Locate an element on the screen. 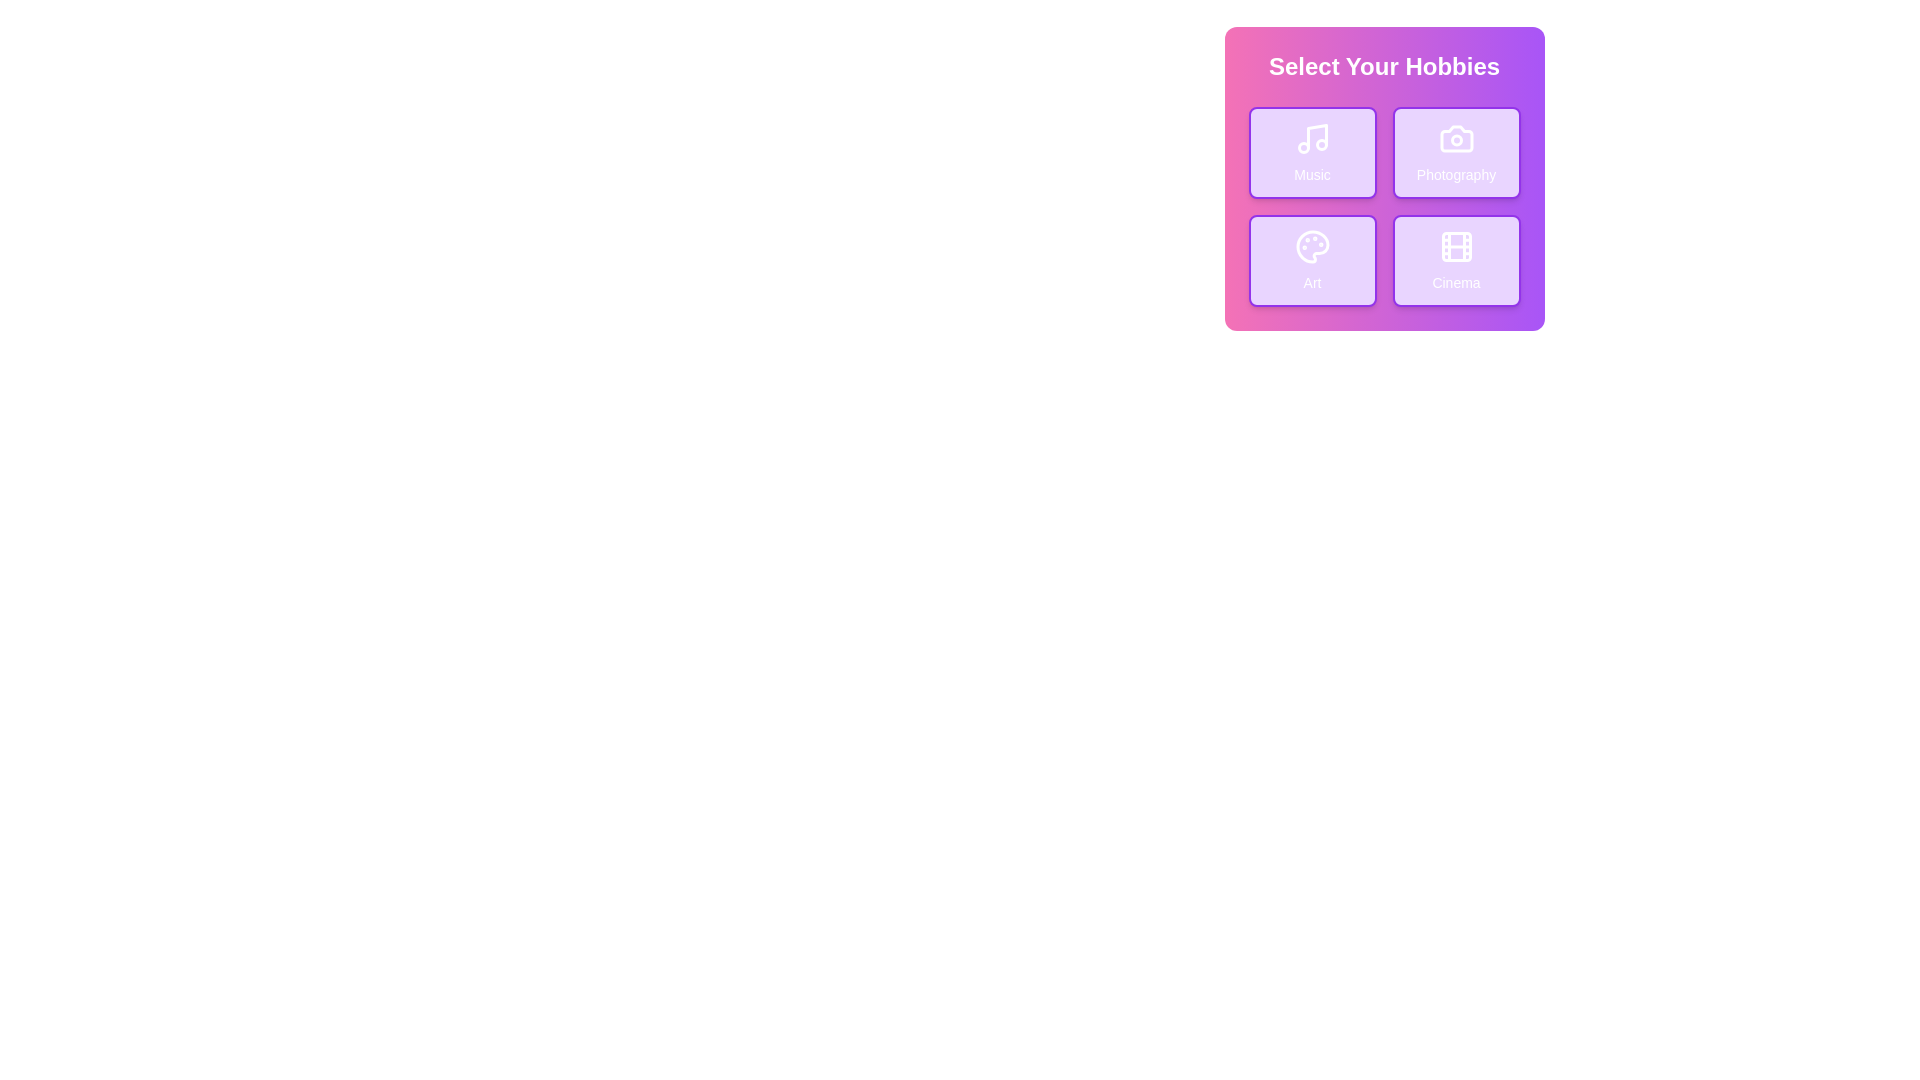  the Art button to toggle its selection state is located at coordinates (1312, 260).